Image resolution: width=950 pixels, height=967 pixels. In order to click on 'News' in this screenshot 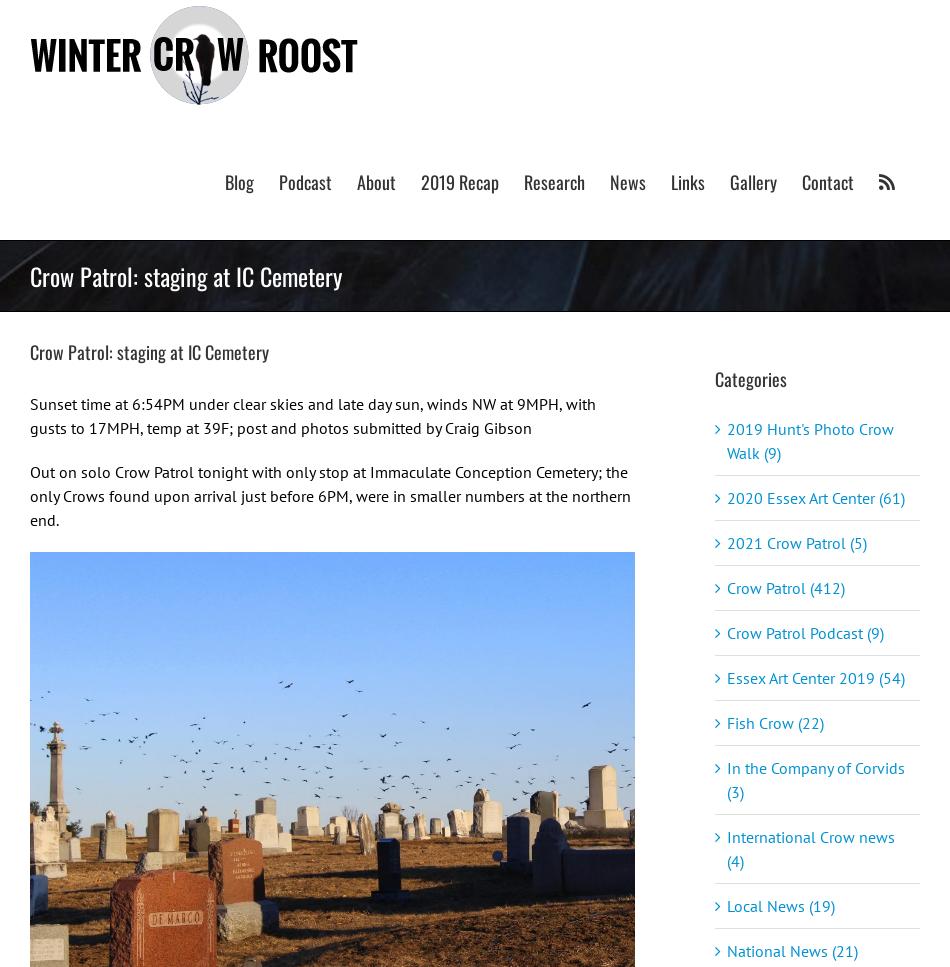, I will do `click(628, 181)`.